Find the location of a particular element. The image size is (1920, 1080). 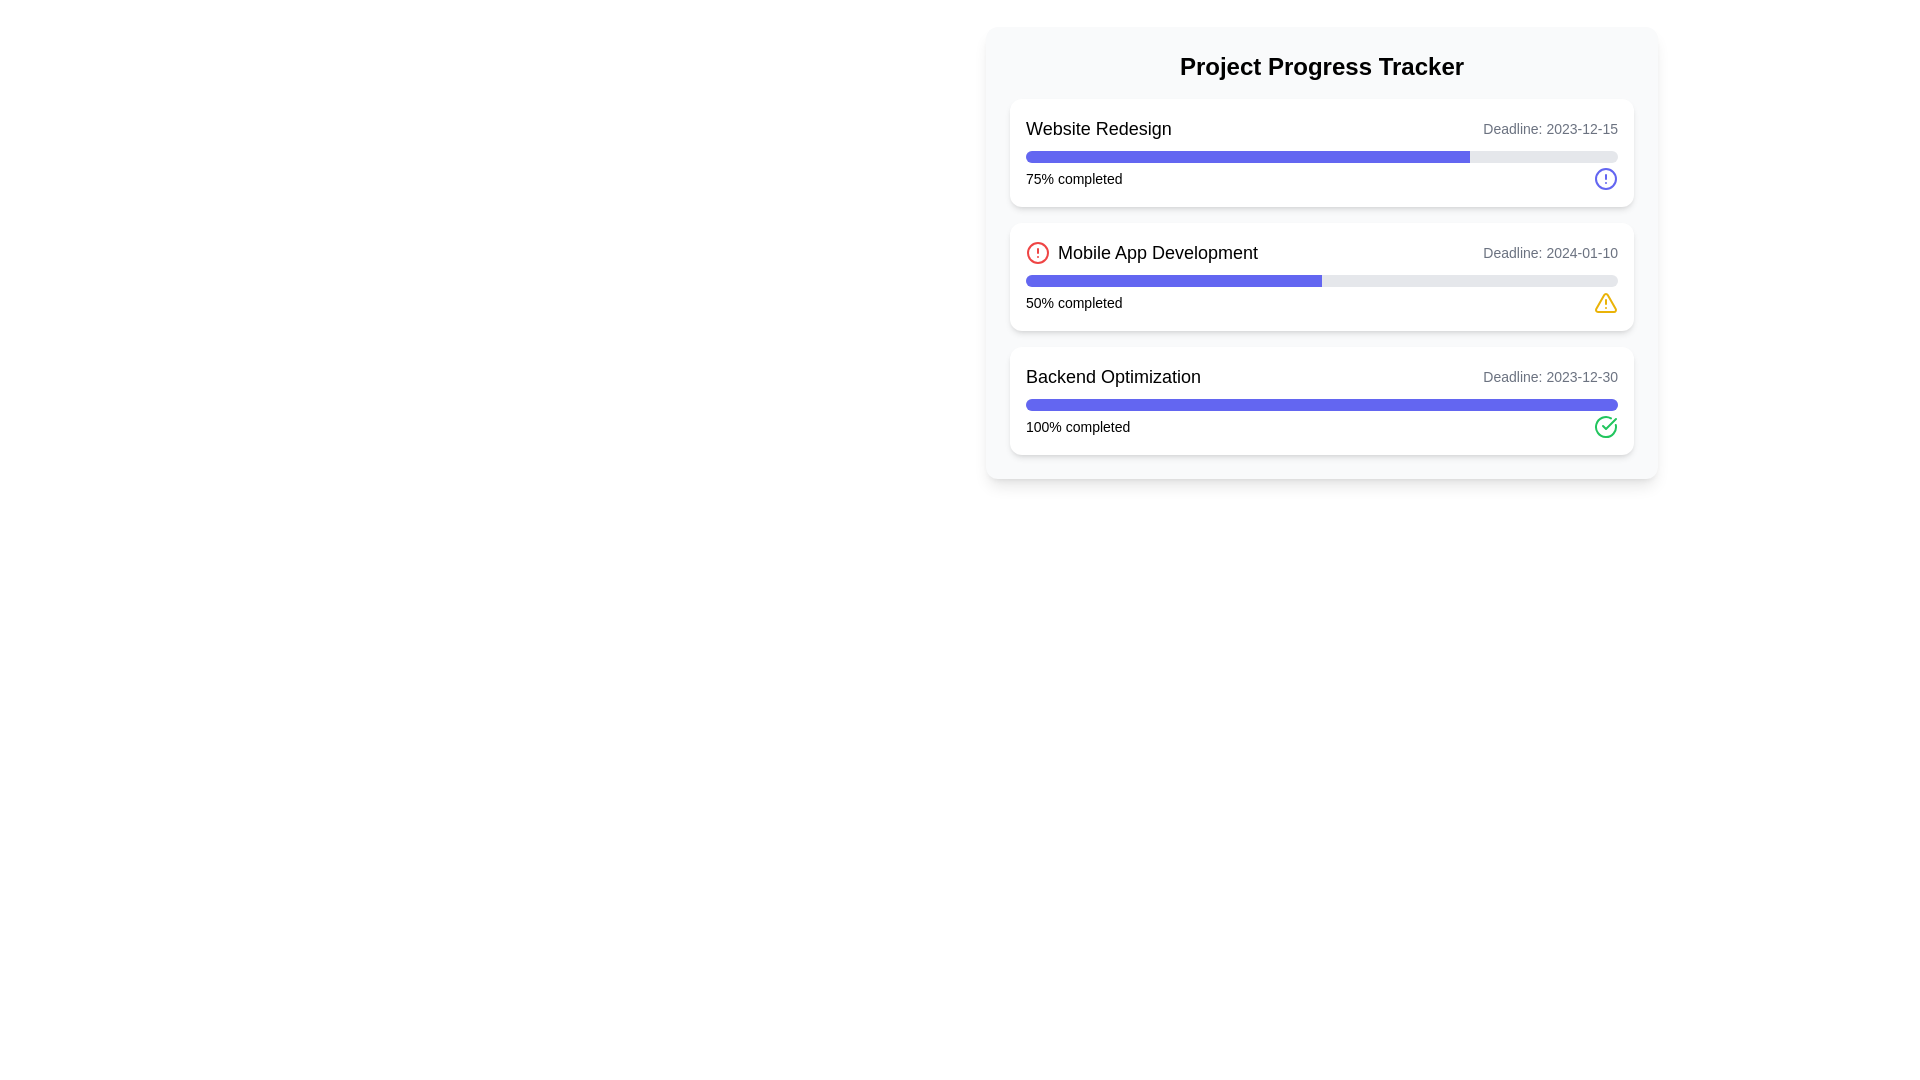

the filled portion of the progress bar representing 50% completion of the 'Mobile App Development' task in the 'Project Progress Tracker' interface is located at coordinates (1174, 281).